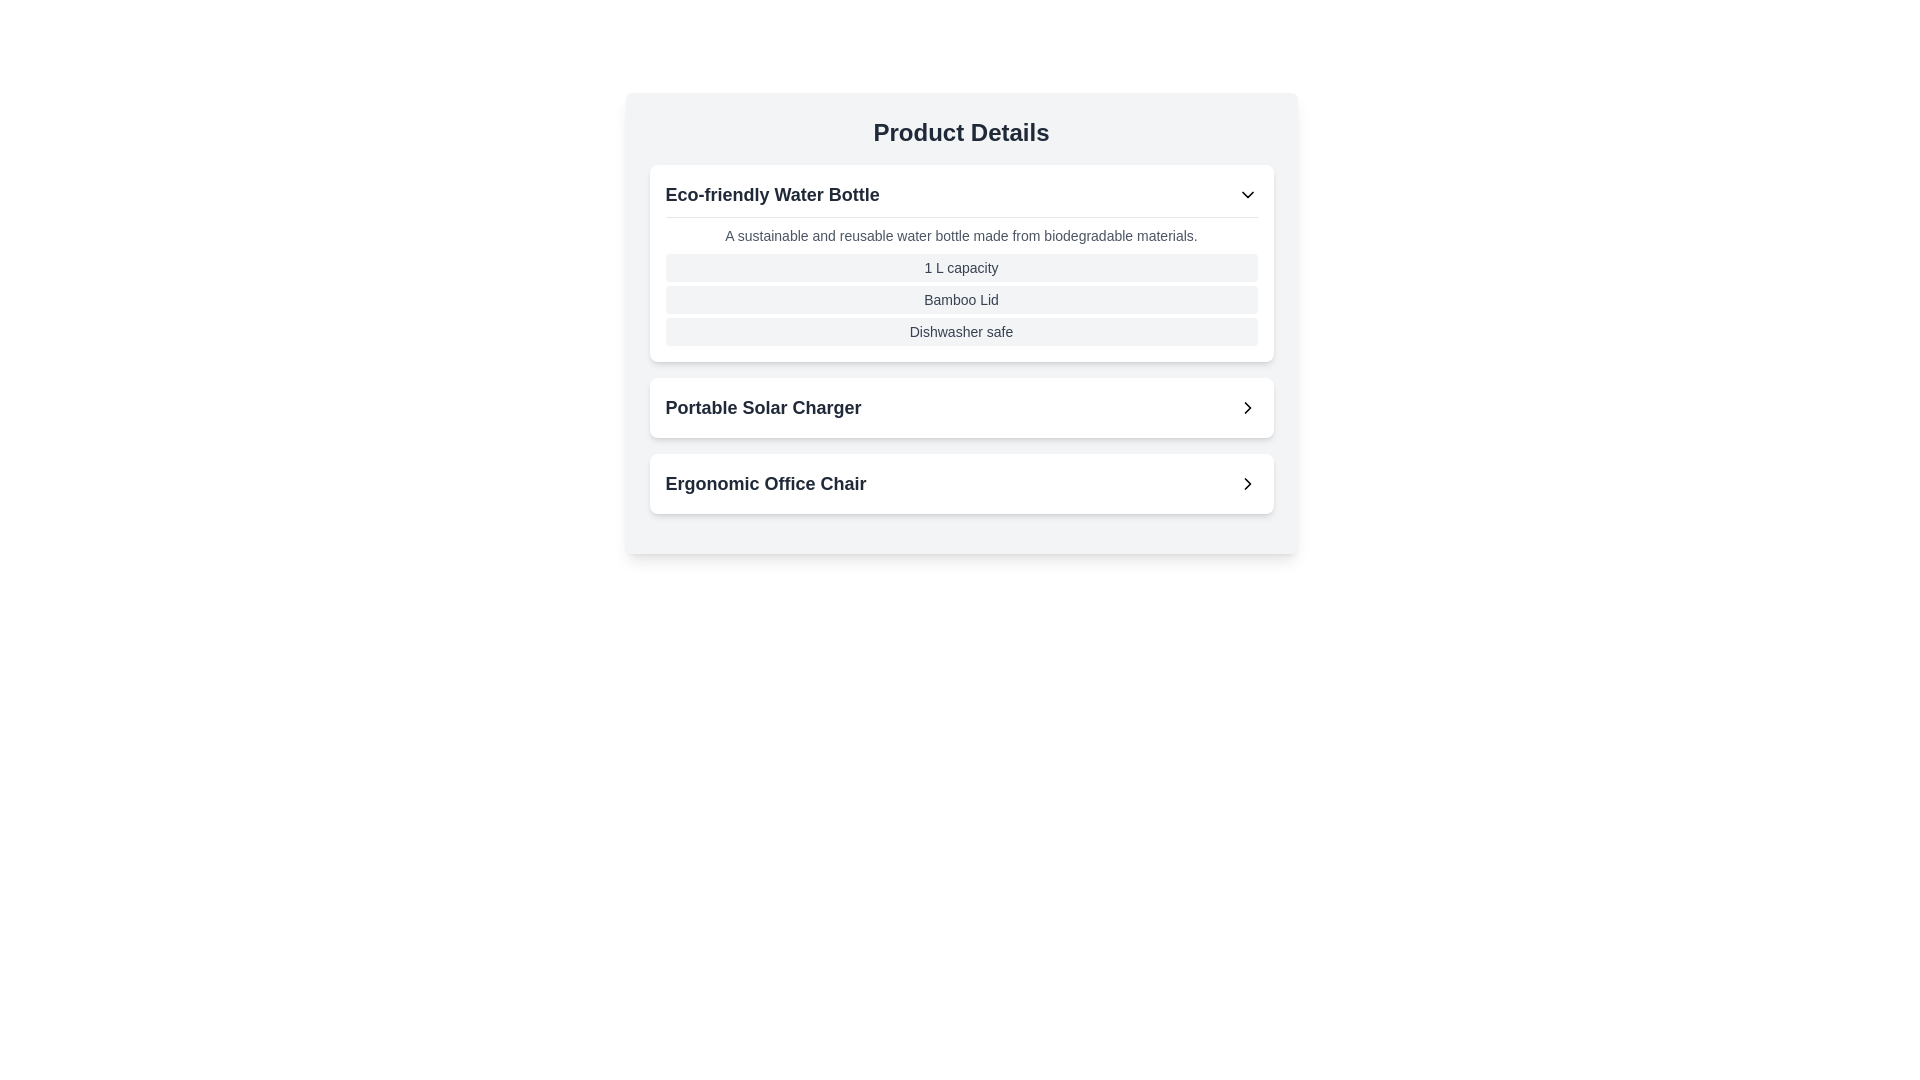 The width and height of the screenshot is (1920, 1080). What do you see at coordinates (1246, 195) in the screenshot?
I see `the chevron icon located at the rightmost end of the 'Eco-friendly Water Bottle' section` at bounding box center [1246, 195].